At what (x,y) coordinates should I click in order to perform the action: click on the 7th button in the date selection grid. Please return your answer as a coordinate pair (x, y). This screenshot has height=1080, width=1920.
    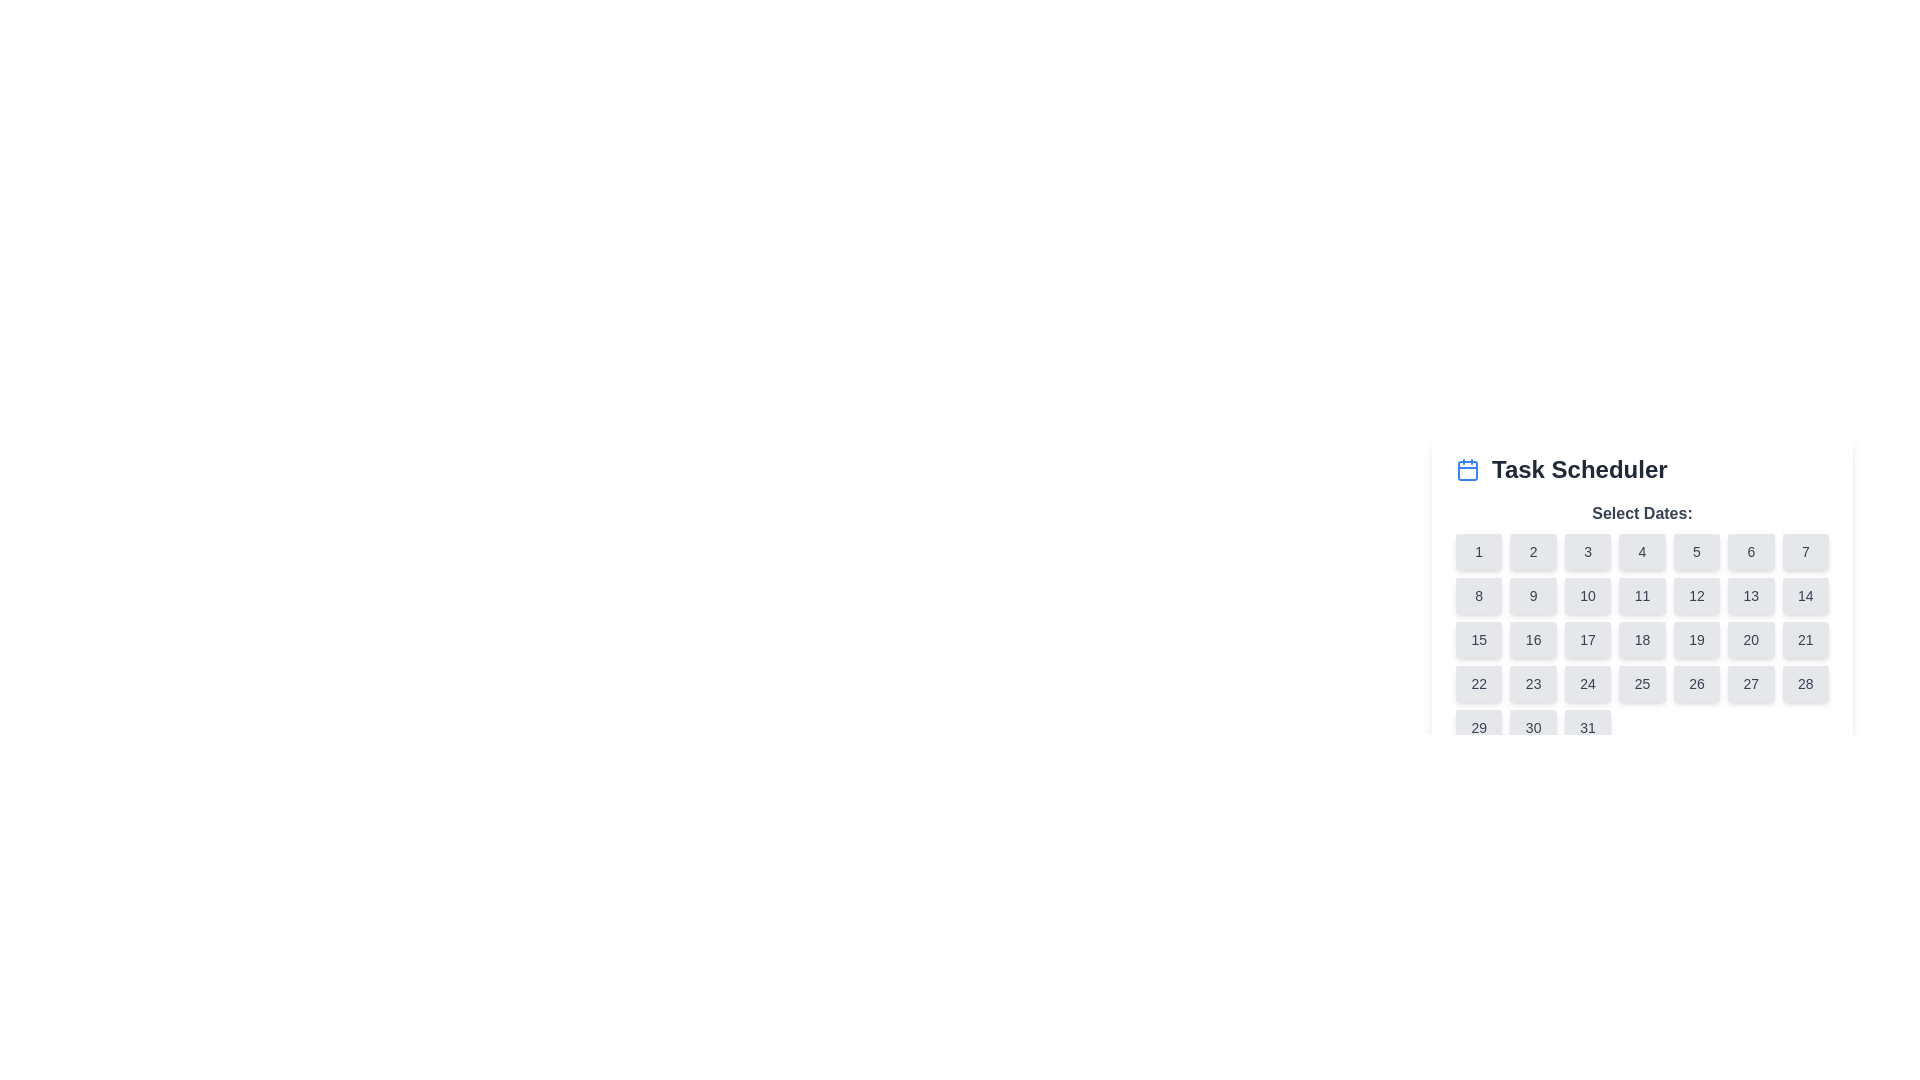
    Looking at the image, I should click on (1805, 551).